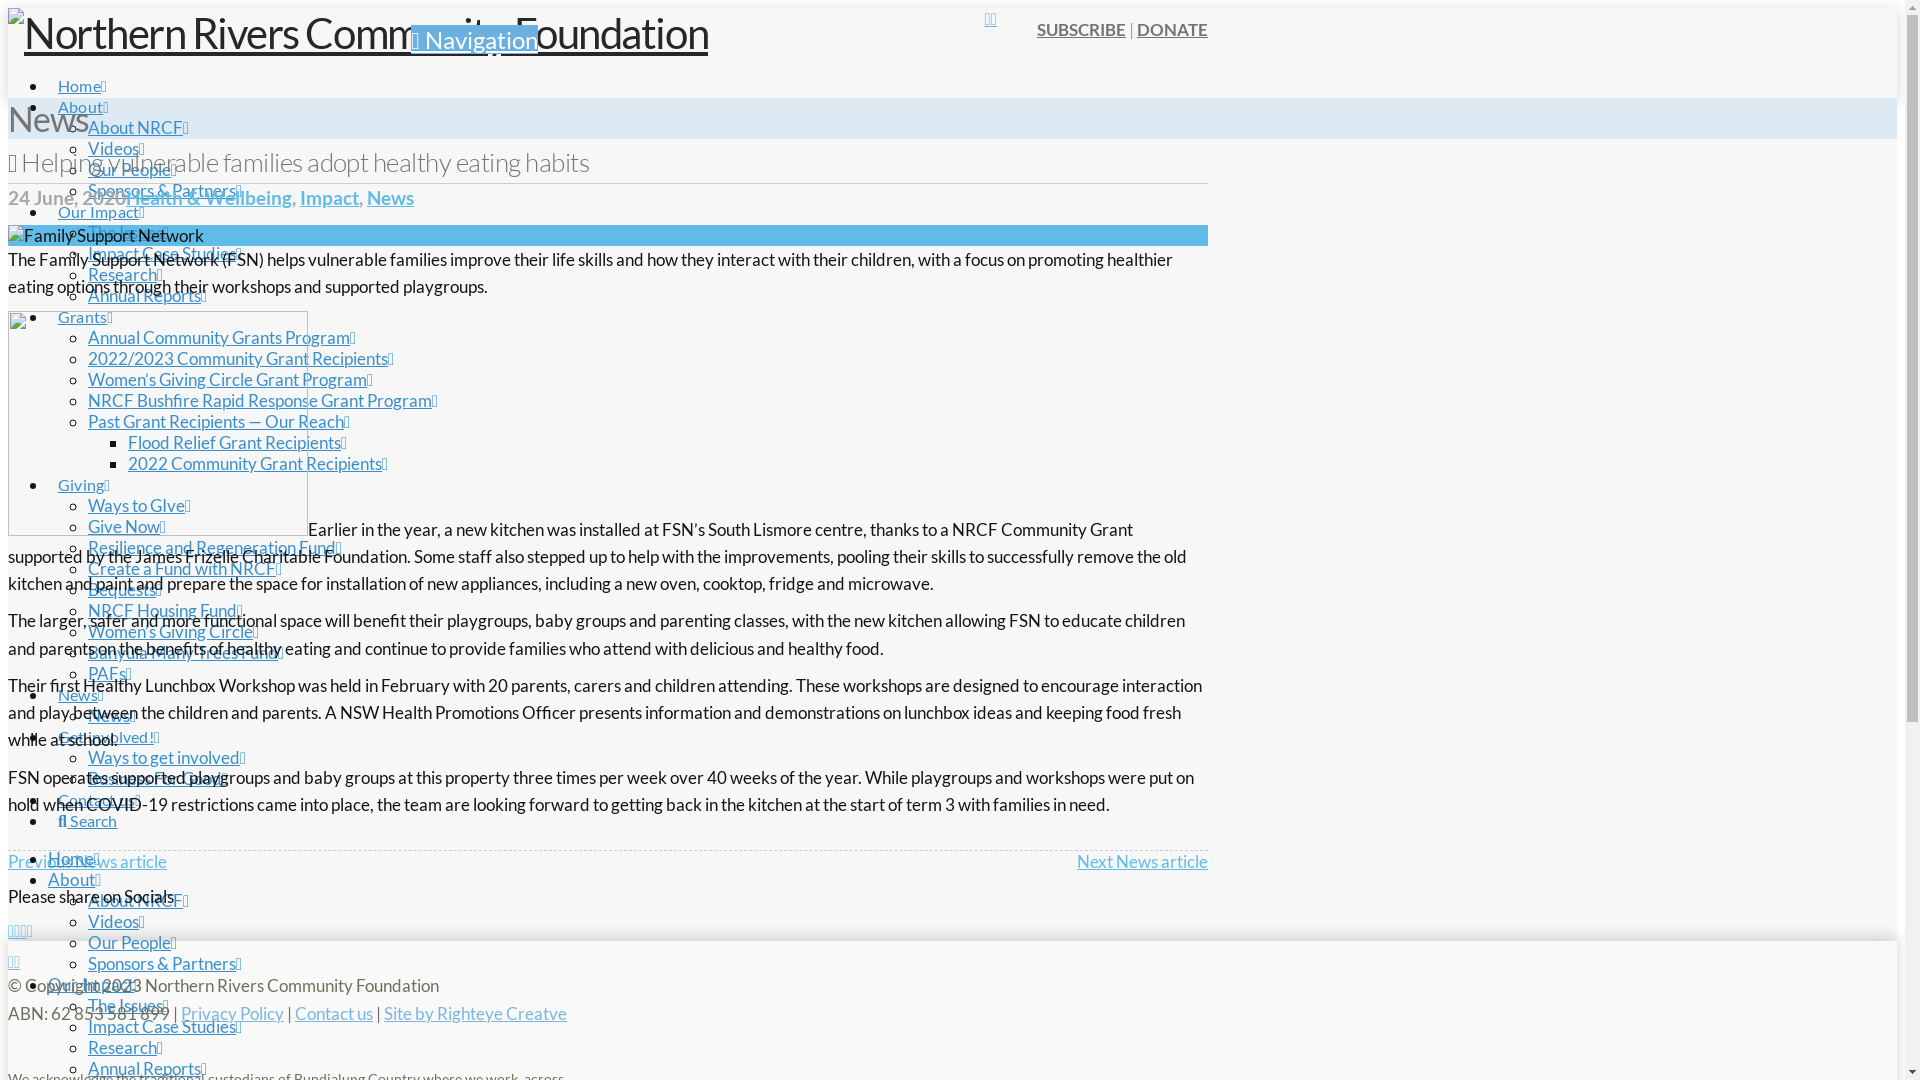  Describe the element at coordinates (164, 962) in the screenshot. I see `'Sponsors & Partners'` at that location.